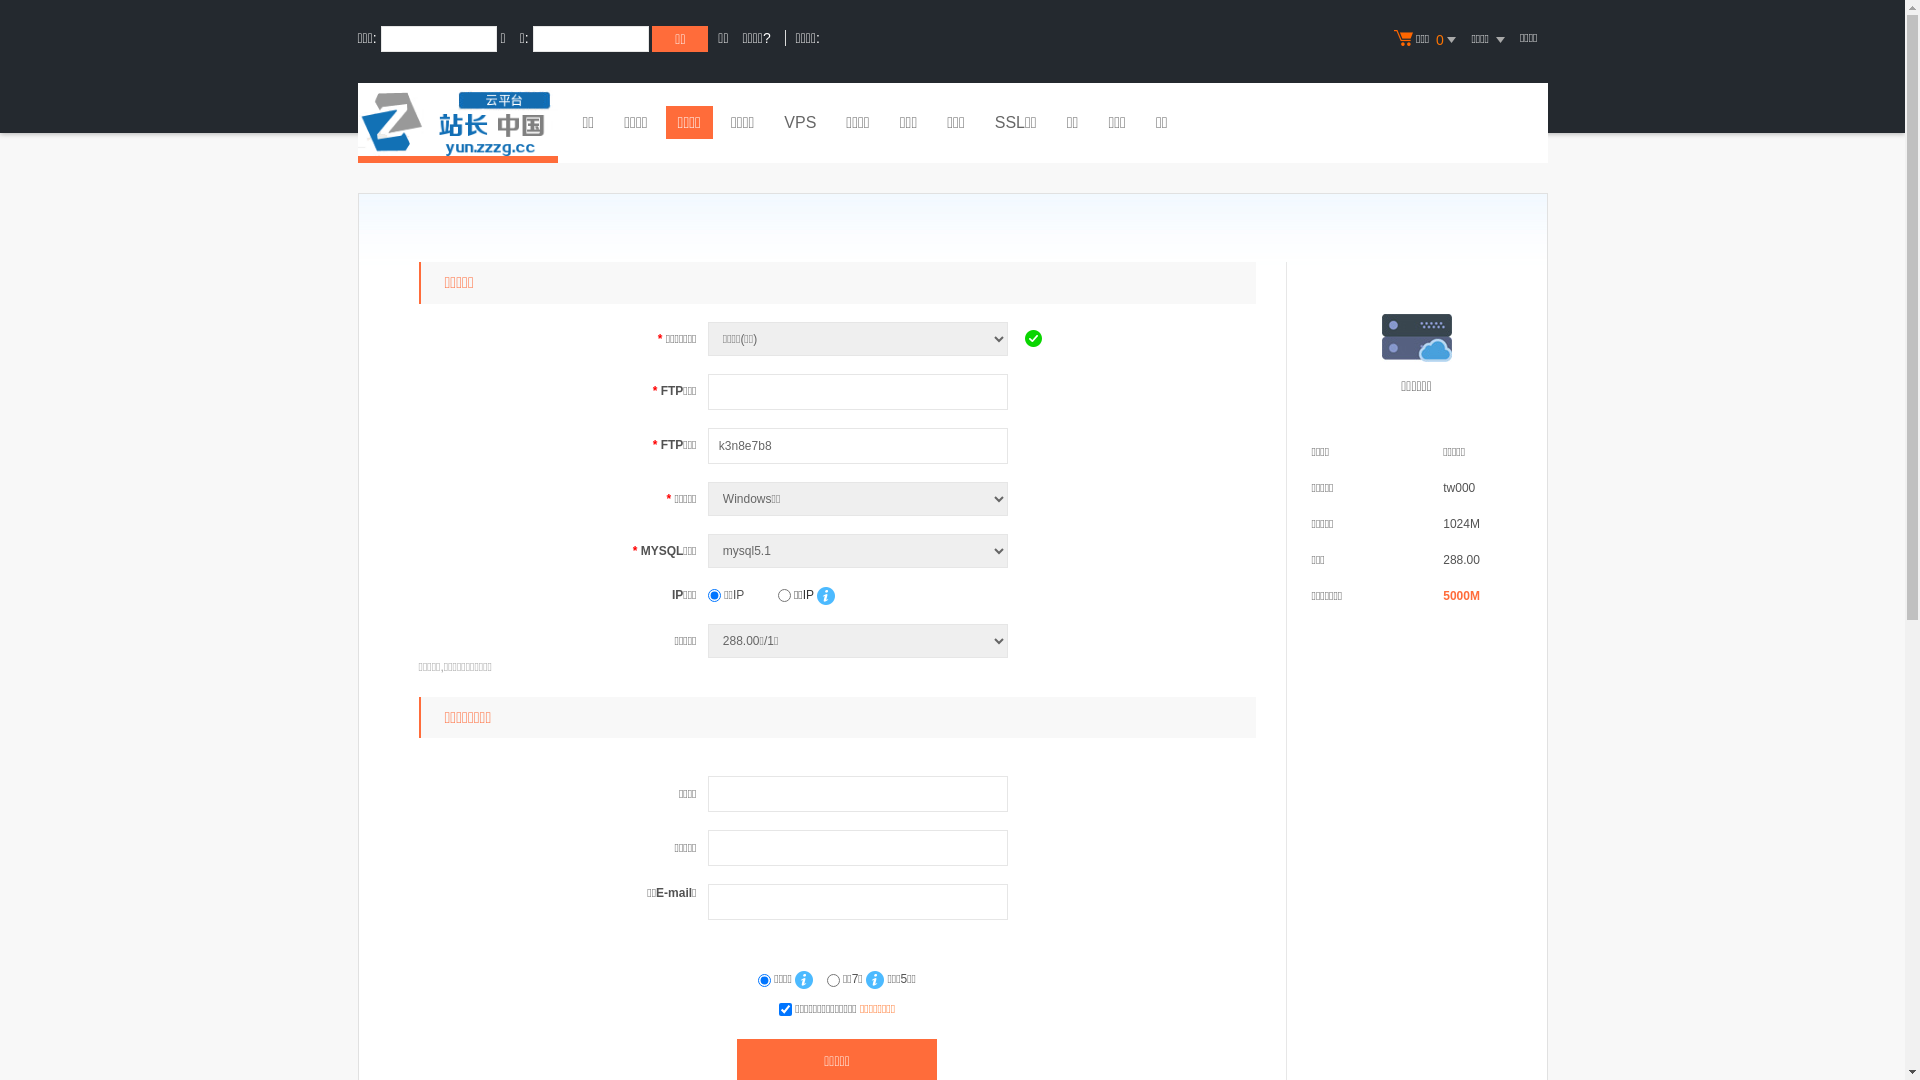  What do you see at coordinates (800, 124) in the screenshot?
I see `'VPS'` at bounding box center [800, 124].